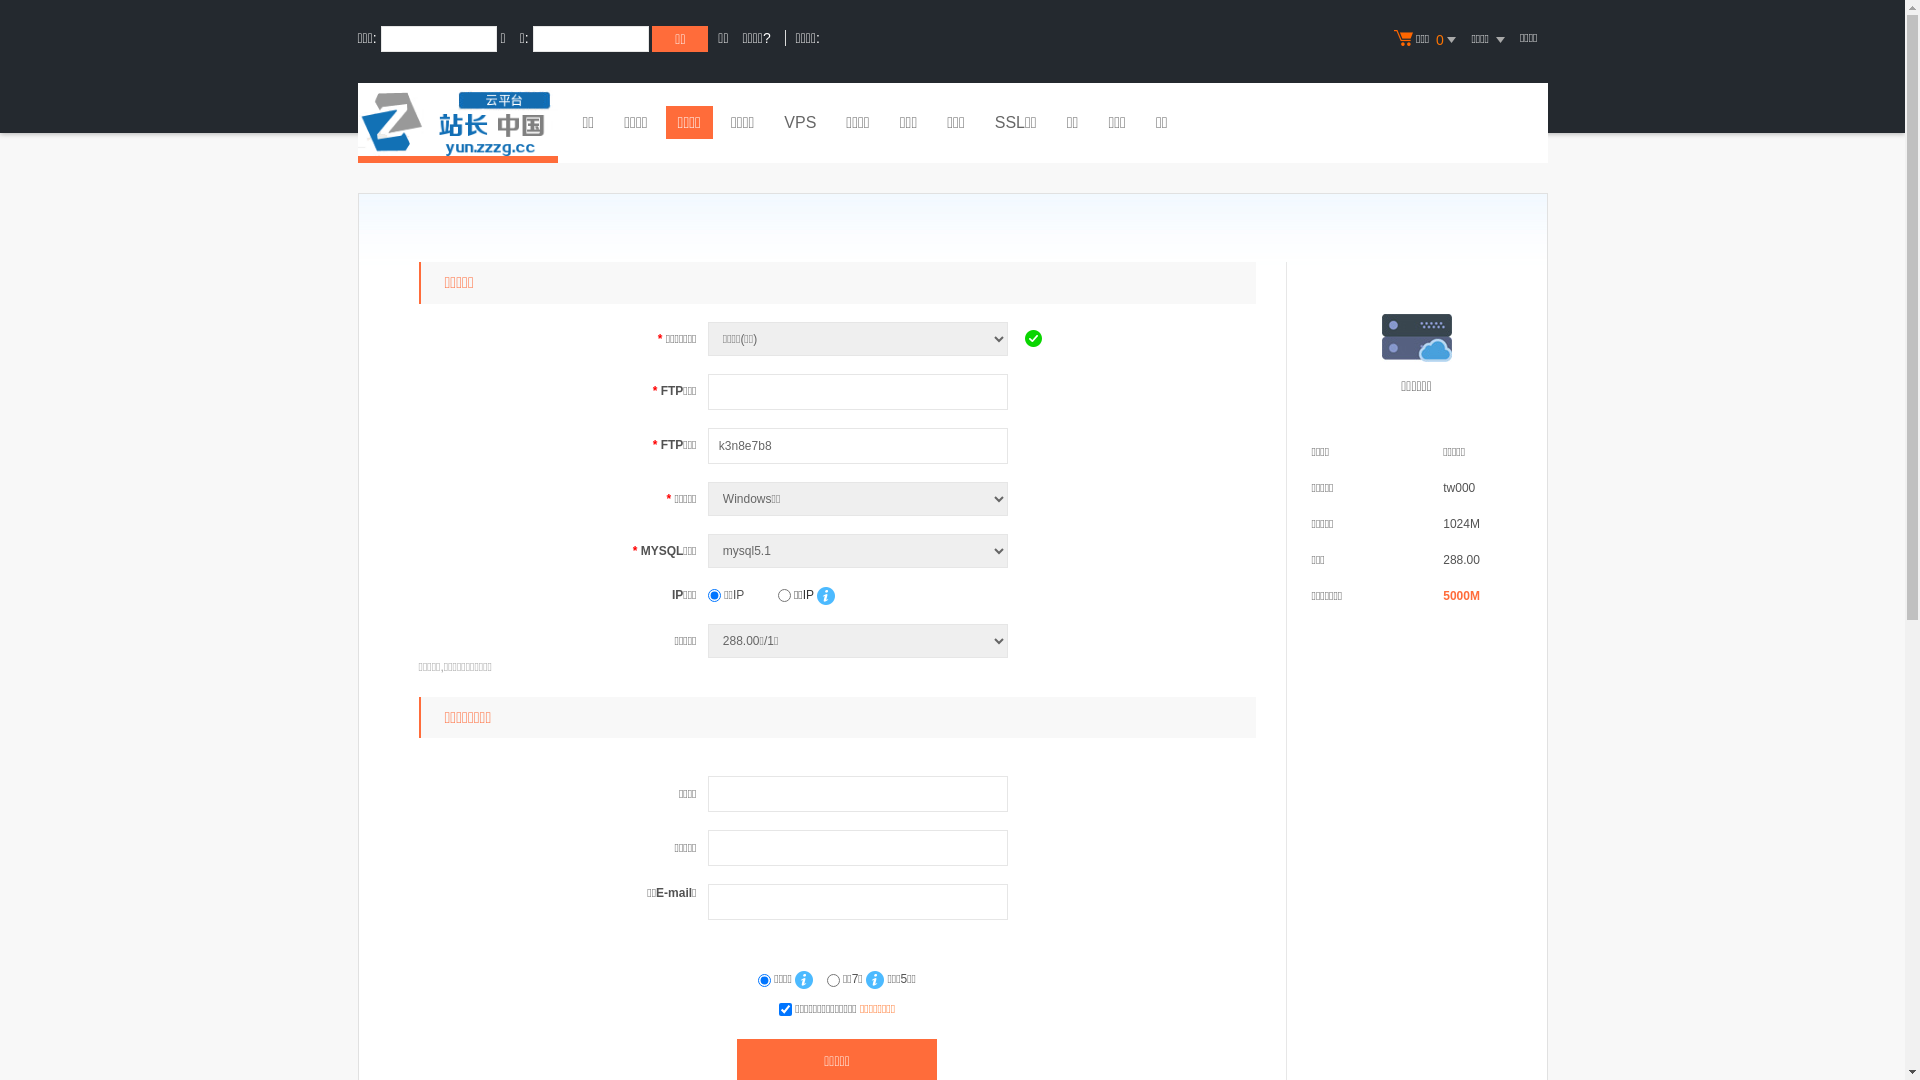  What do you see at coordinates (800, 124) in the screenshot?
I see `'VPS'` at bounding box center [800, 124].